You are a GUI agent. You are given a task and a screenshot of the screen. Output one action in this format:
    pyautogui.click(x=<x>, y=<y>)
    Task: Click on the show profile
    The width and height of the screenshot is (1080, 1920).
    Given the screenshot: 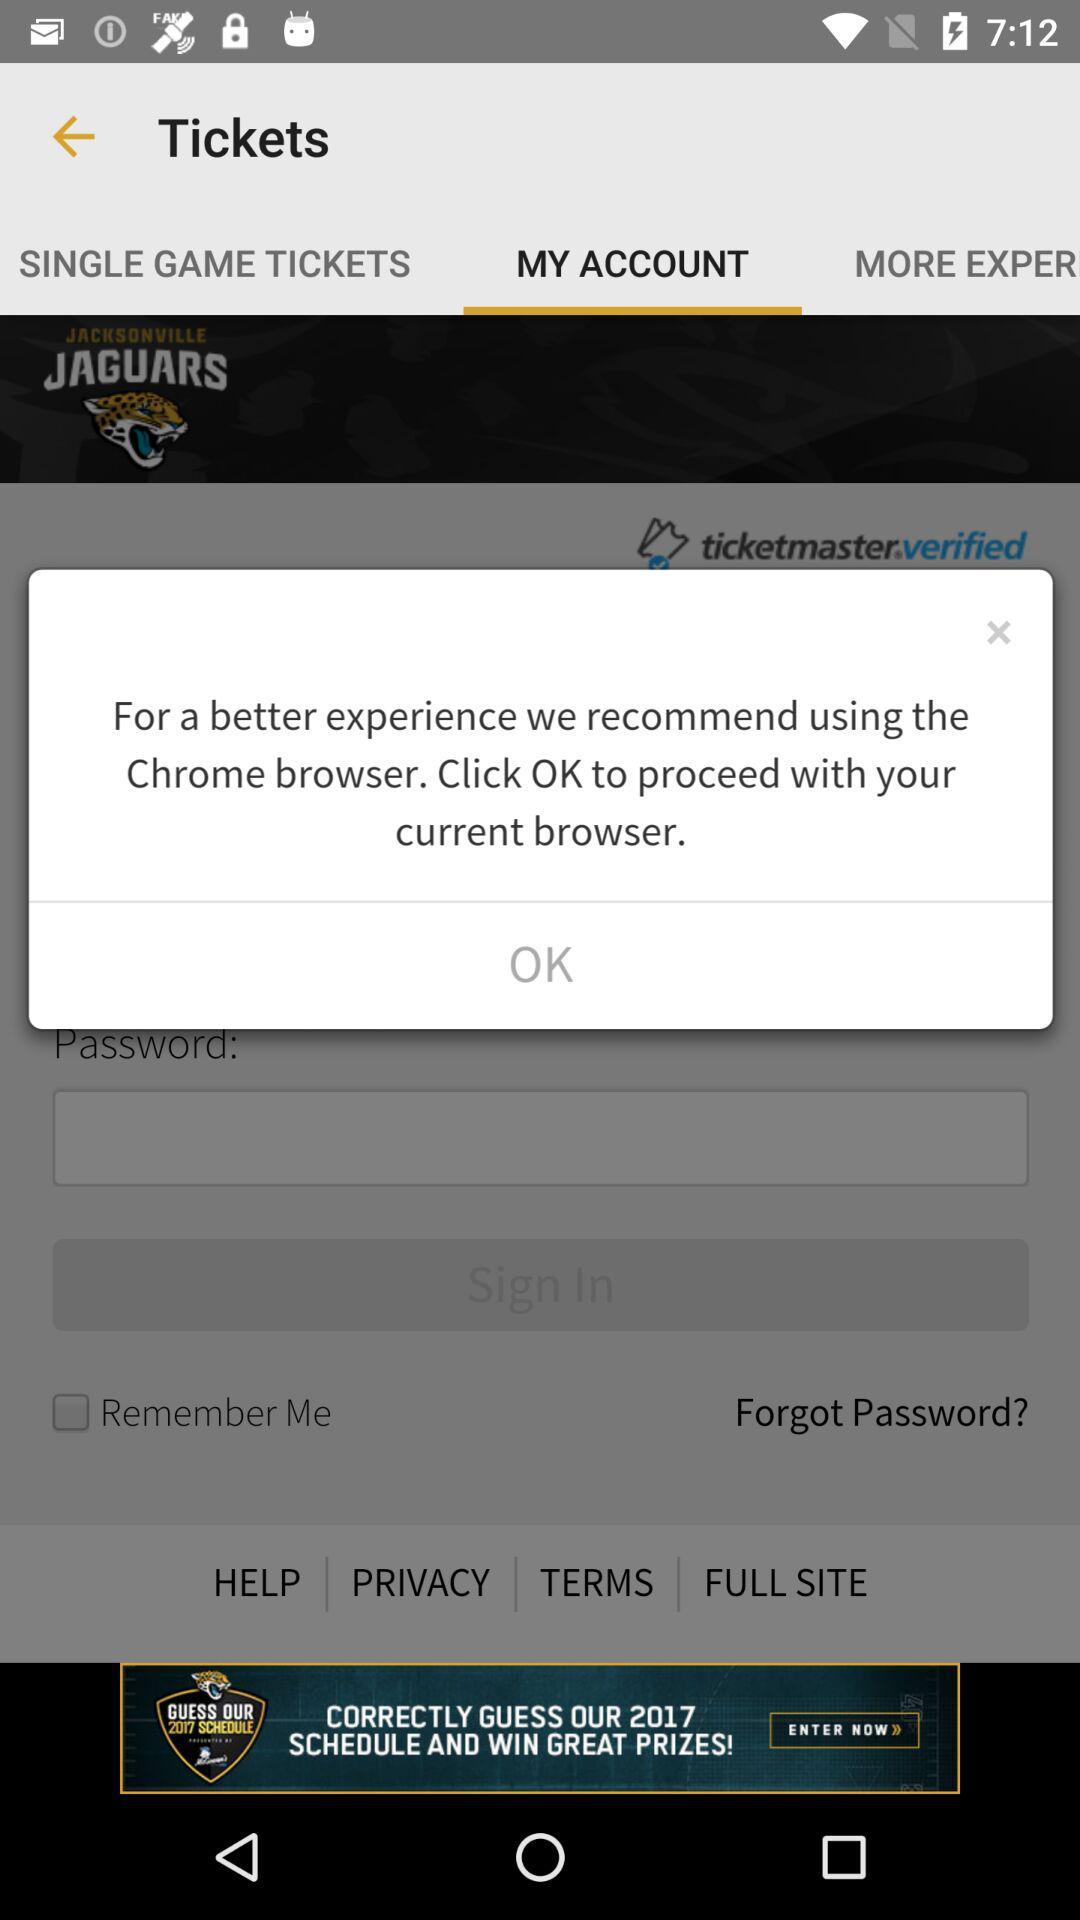 What is the action you would take?
    pyautogui.click(x=540, y=988)
    